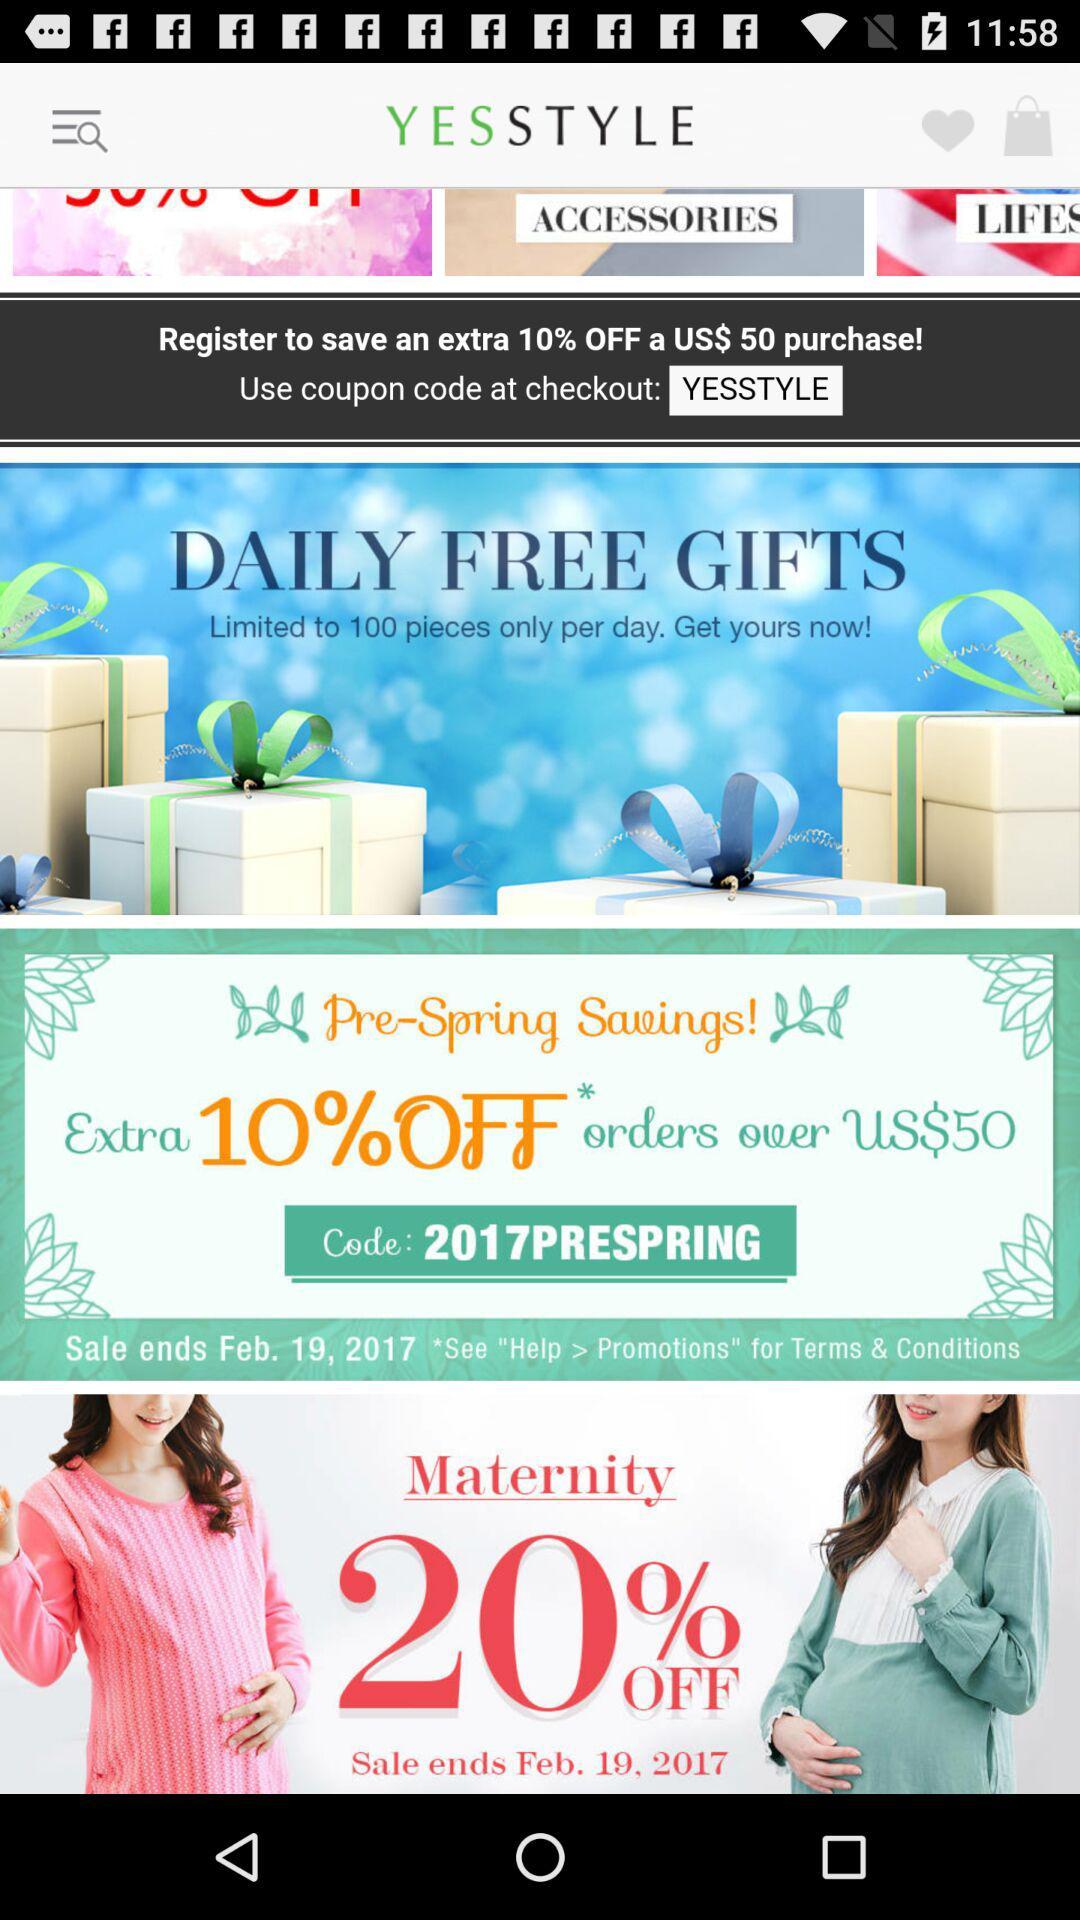  I want to click on search, so click(80, 131).